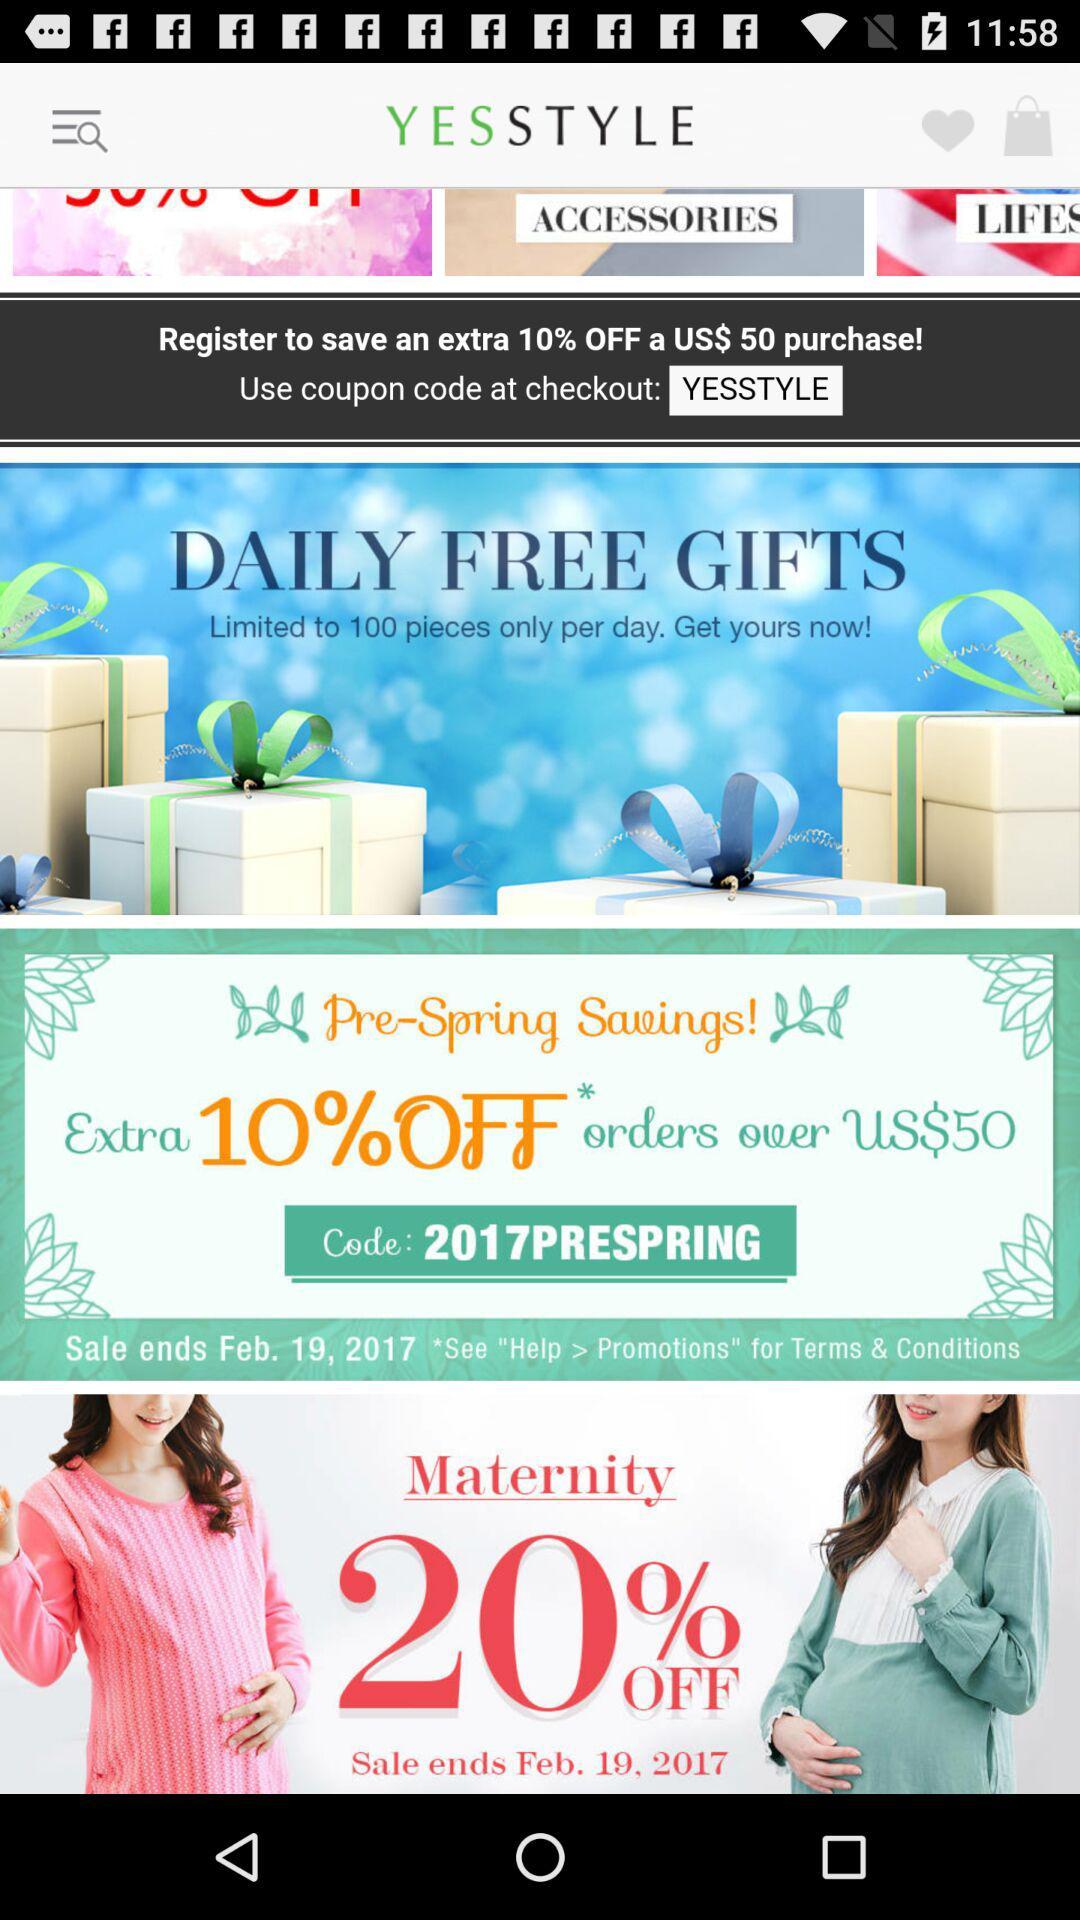  I want to click on search, so click(80, 131).